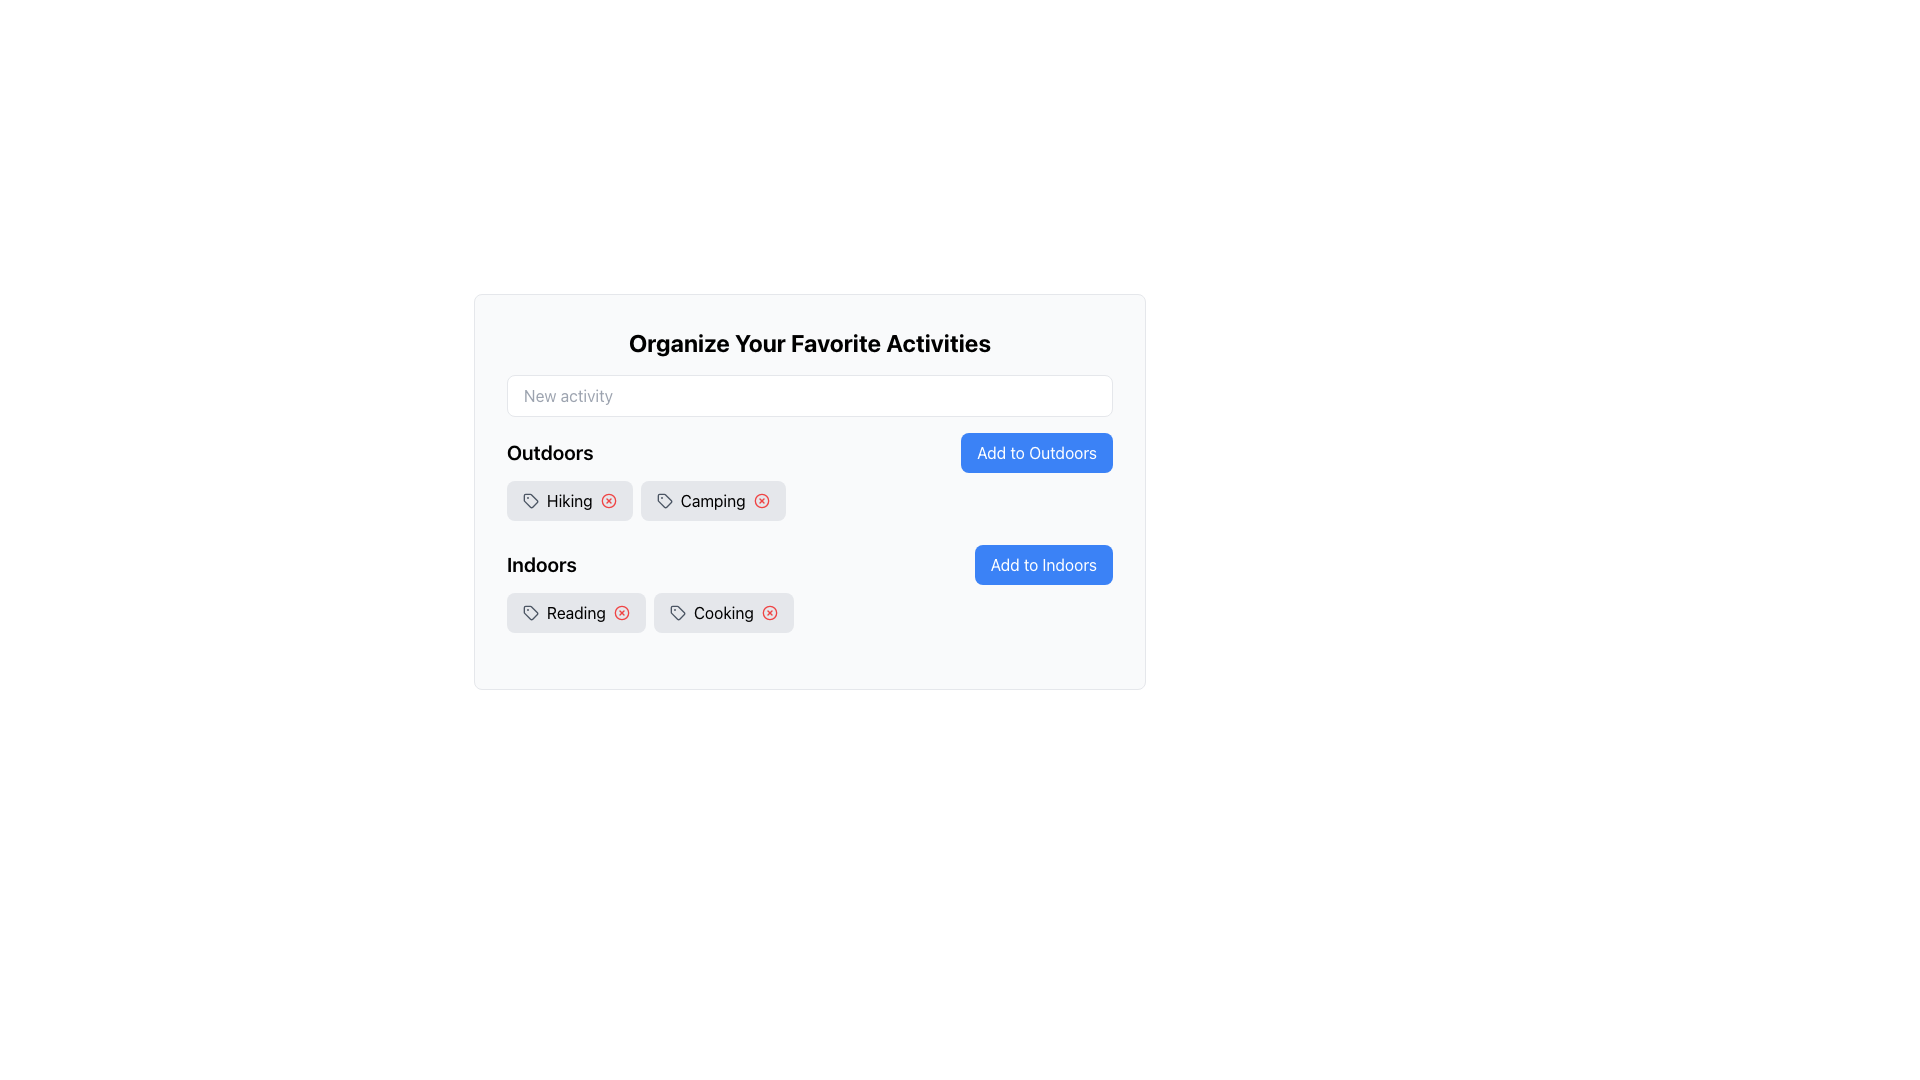 This screenshot has height=1080, width=1920. I want to click on the label that serves as a title for the section related to 'Outdoors', positioned above the tags 'Hiking' and 'Camping', so click(550, 452).